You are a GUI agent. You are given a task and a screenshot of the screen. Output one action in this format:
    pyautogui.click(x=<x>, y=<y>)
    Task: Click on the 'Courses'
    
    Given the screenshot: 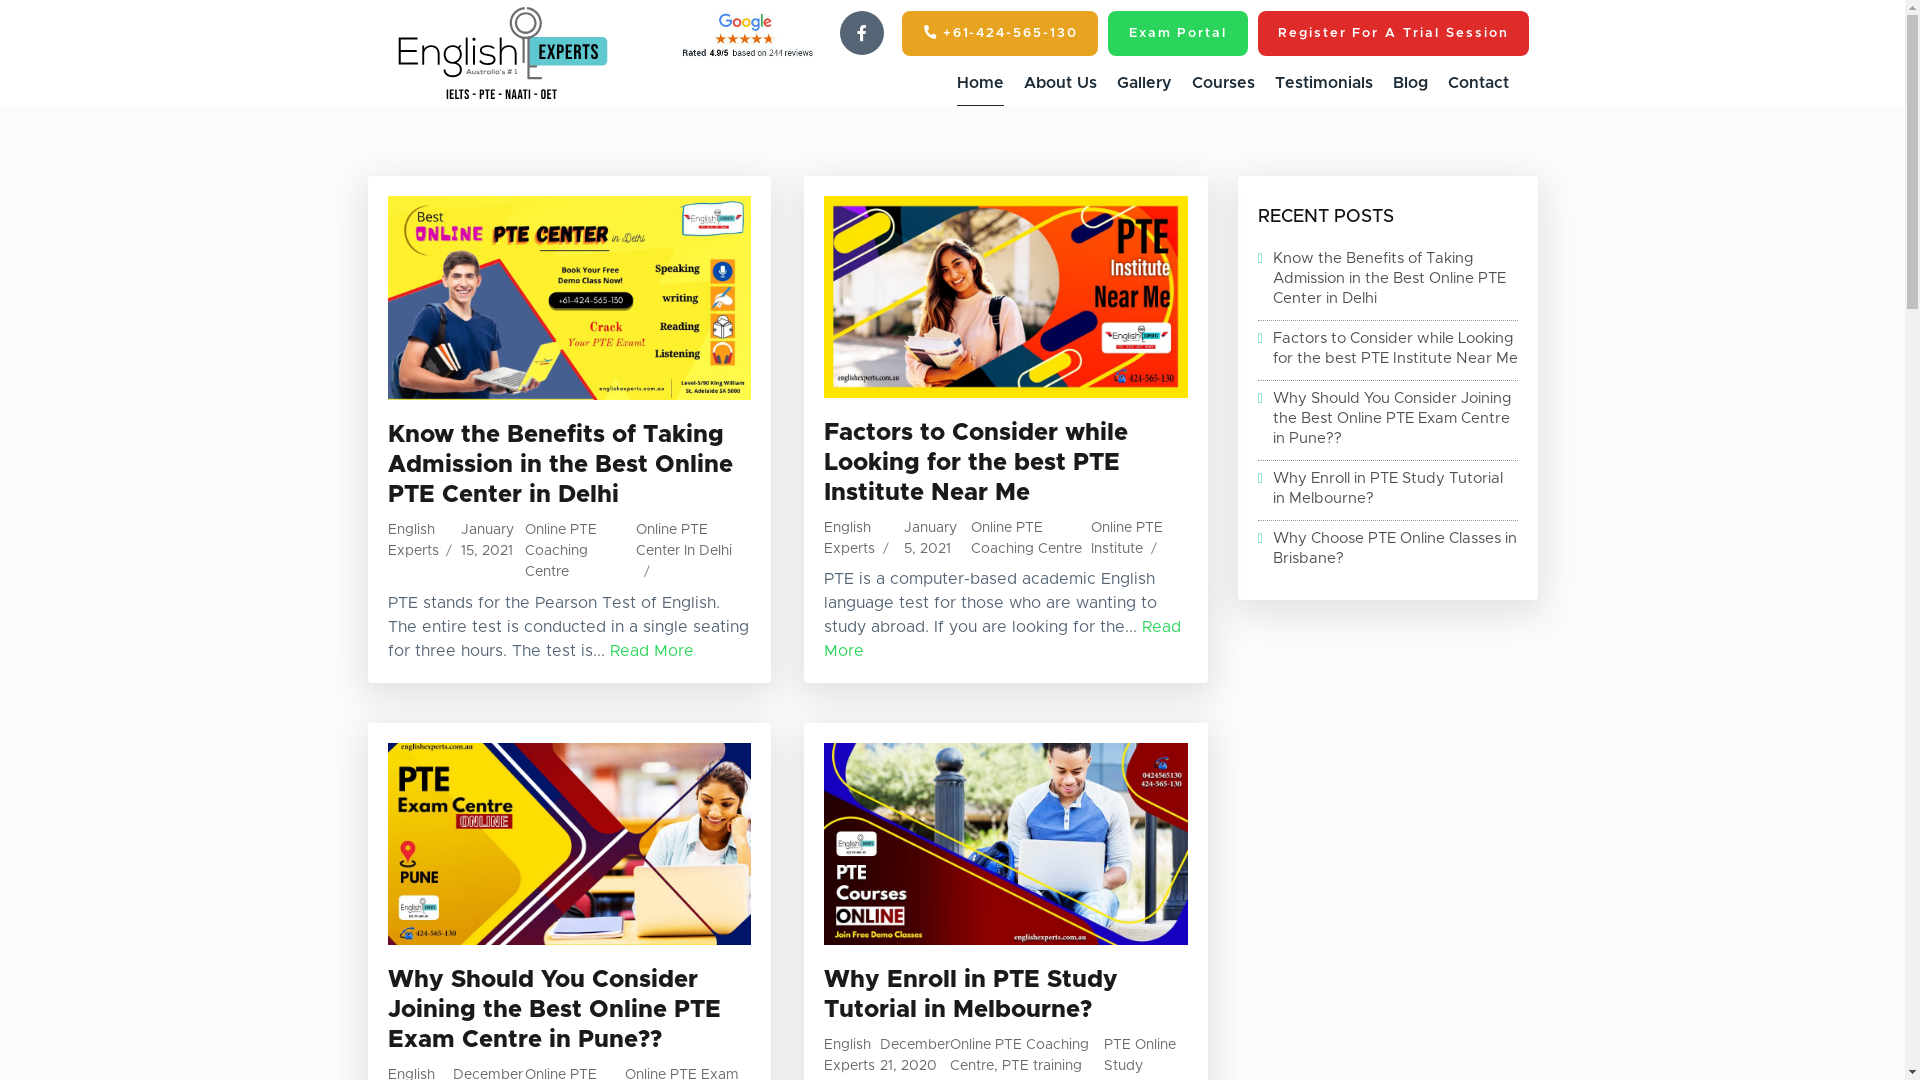 What is the action you would take?
    pyautogui.click(x=1222, y=82)
    